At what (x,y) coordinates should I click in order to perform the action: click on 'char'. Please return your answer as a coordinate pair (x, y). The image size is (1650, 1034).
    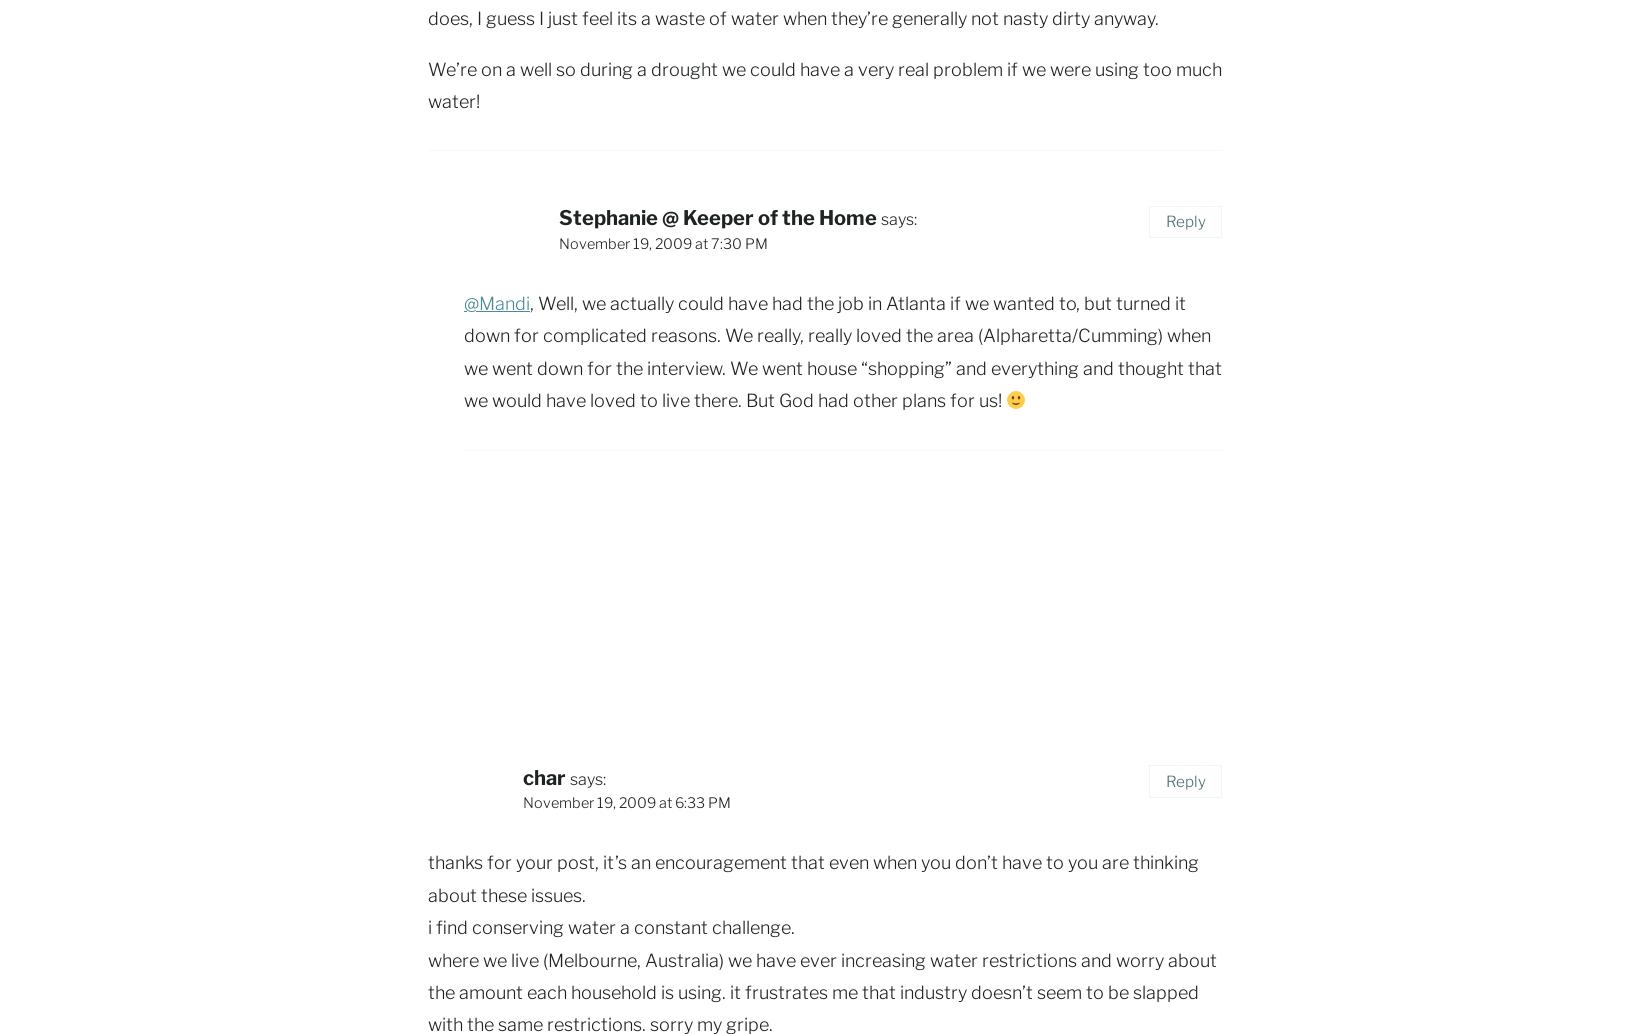
    Looking at the image, I should click on (522, 776).